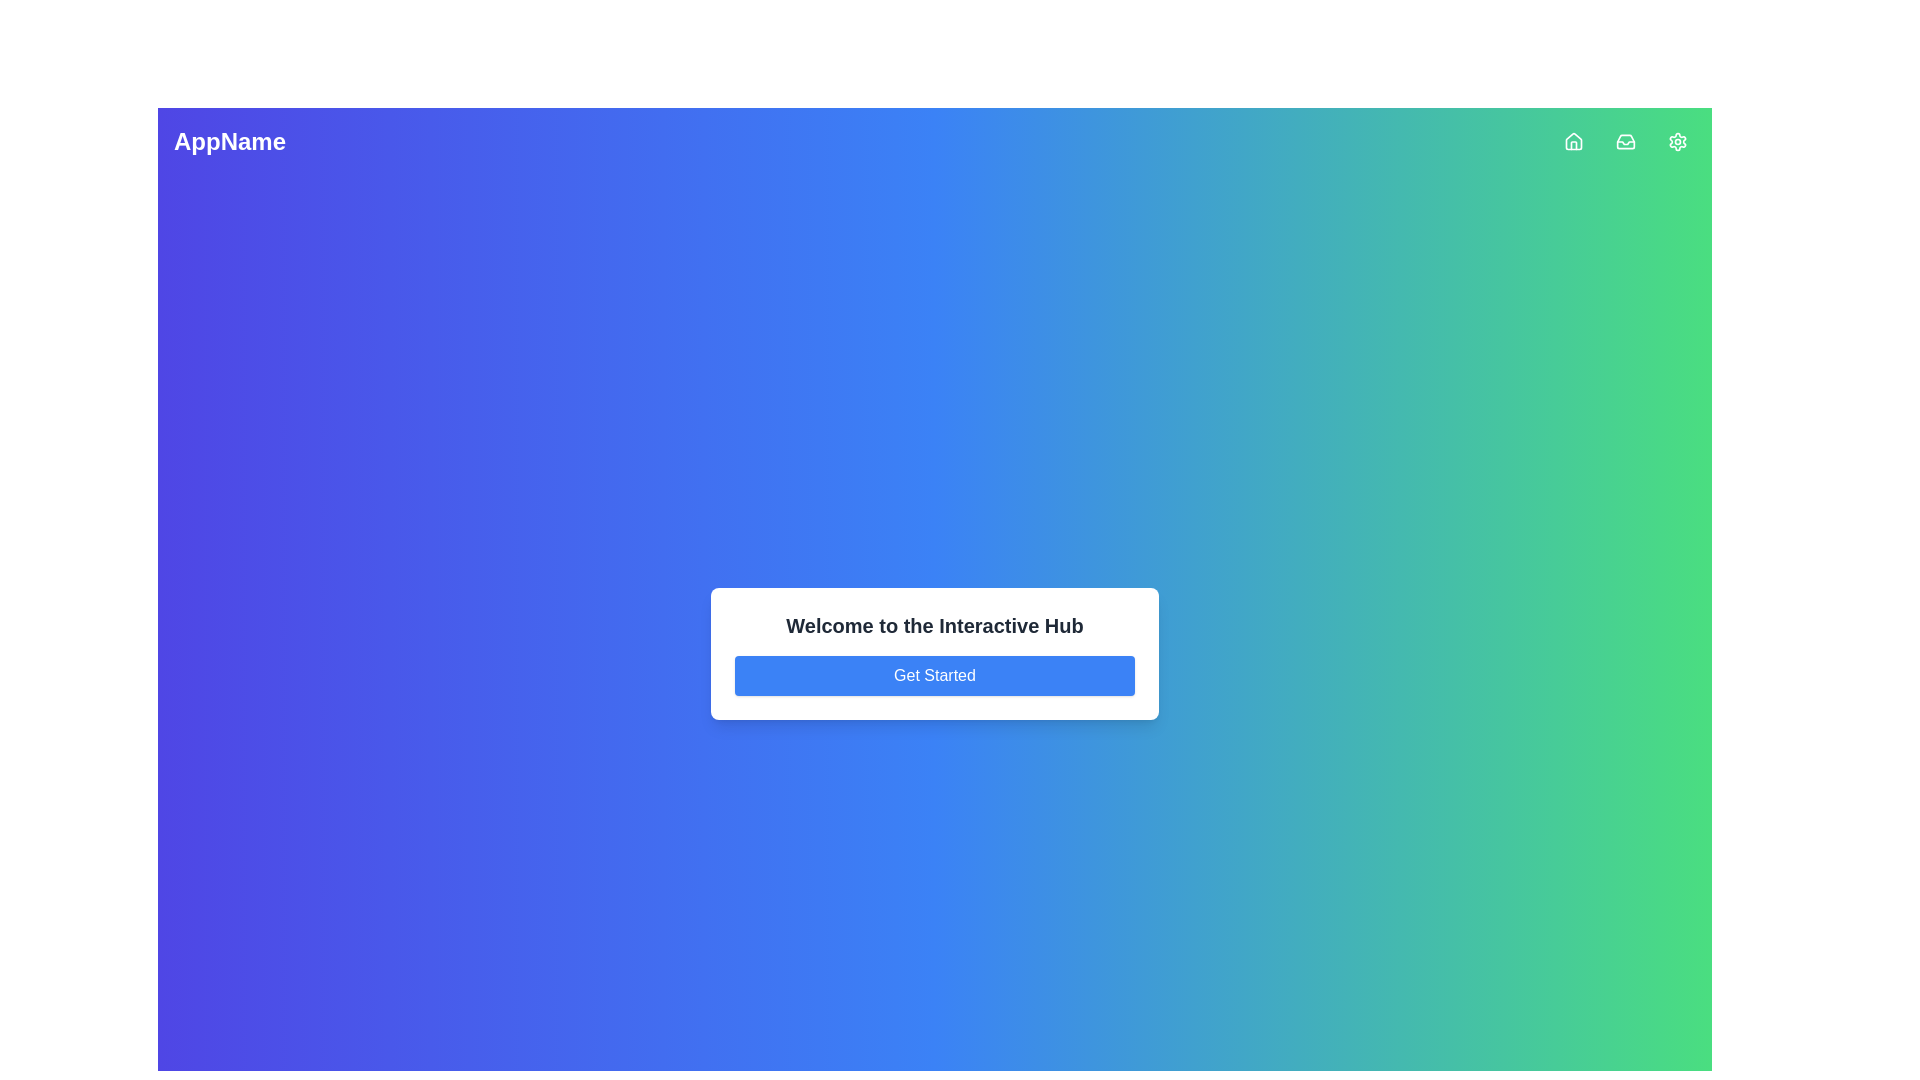 The height and width of the screenshot is (1080, 1920). Describe the element at coordinates (934, 675) in the screenshot. I see `the 'Get Started' button` at that location.